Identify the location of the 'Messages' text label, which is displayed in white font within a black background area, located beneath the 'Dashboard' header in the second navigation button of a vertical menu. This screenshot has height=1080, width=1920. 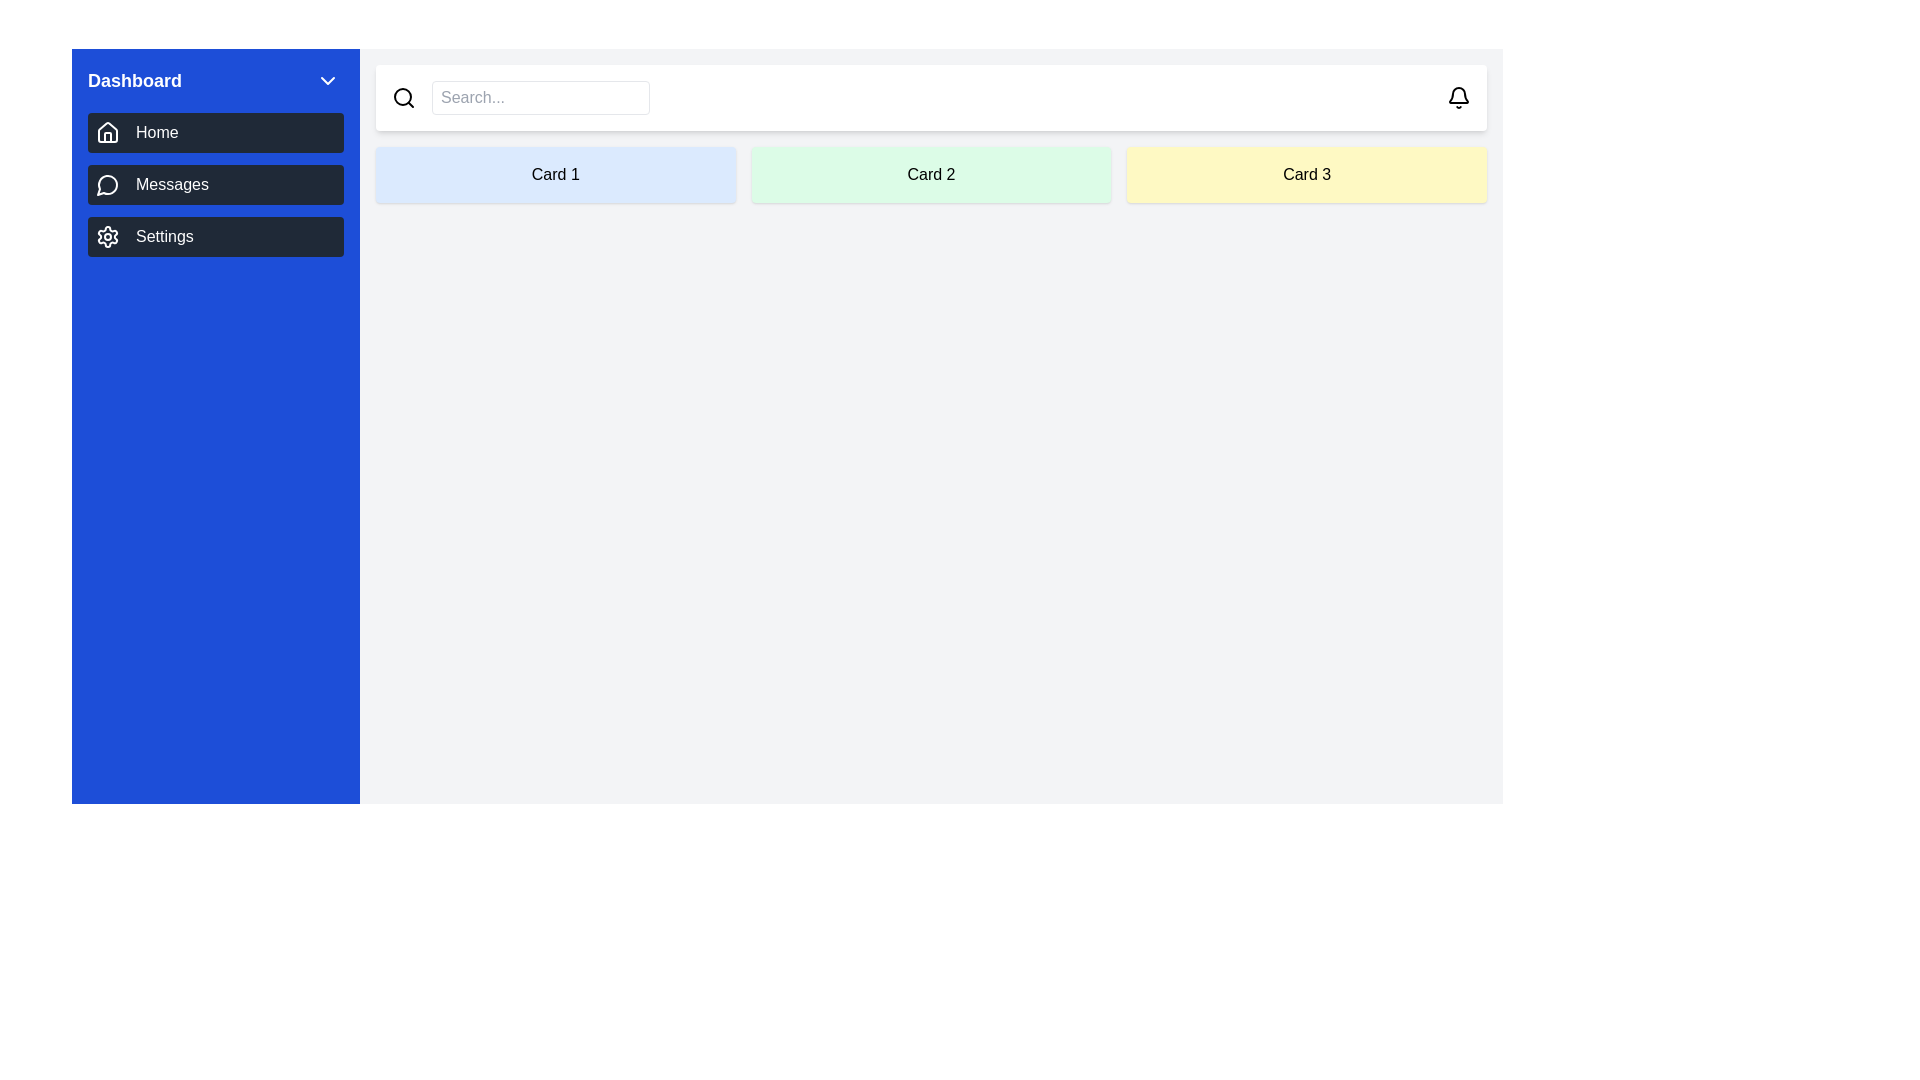
(172, 185).